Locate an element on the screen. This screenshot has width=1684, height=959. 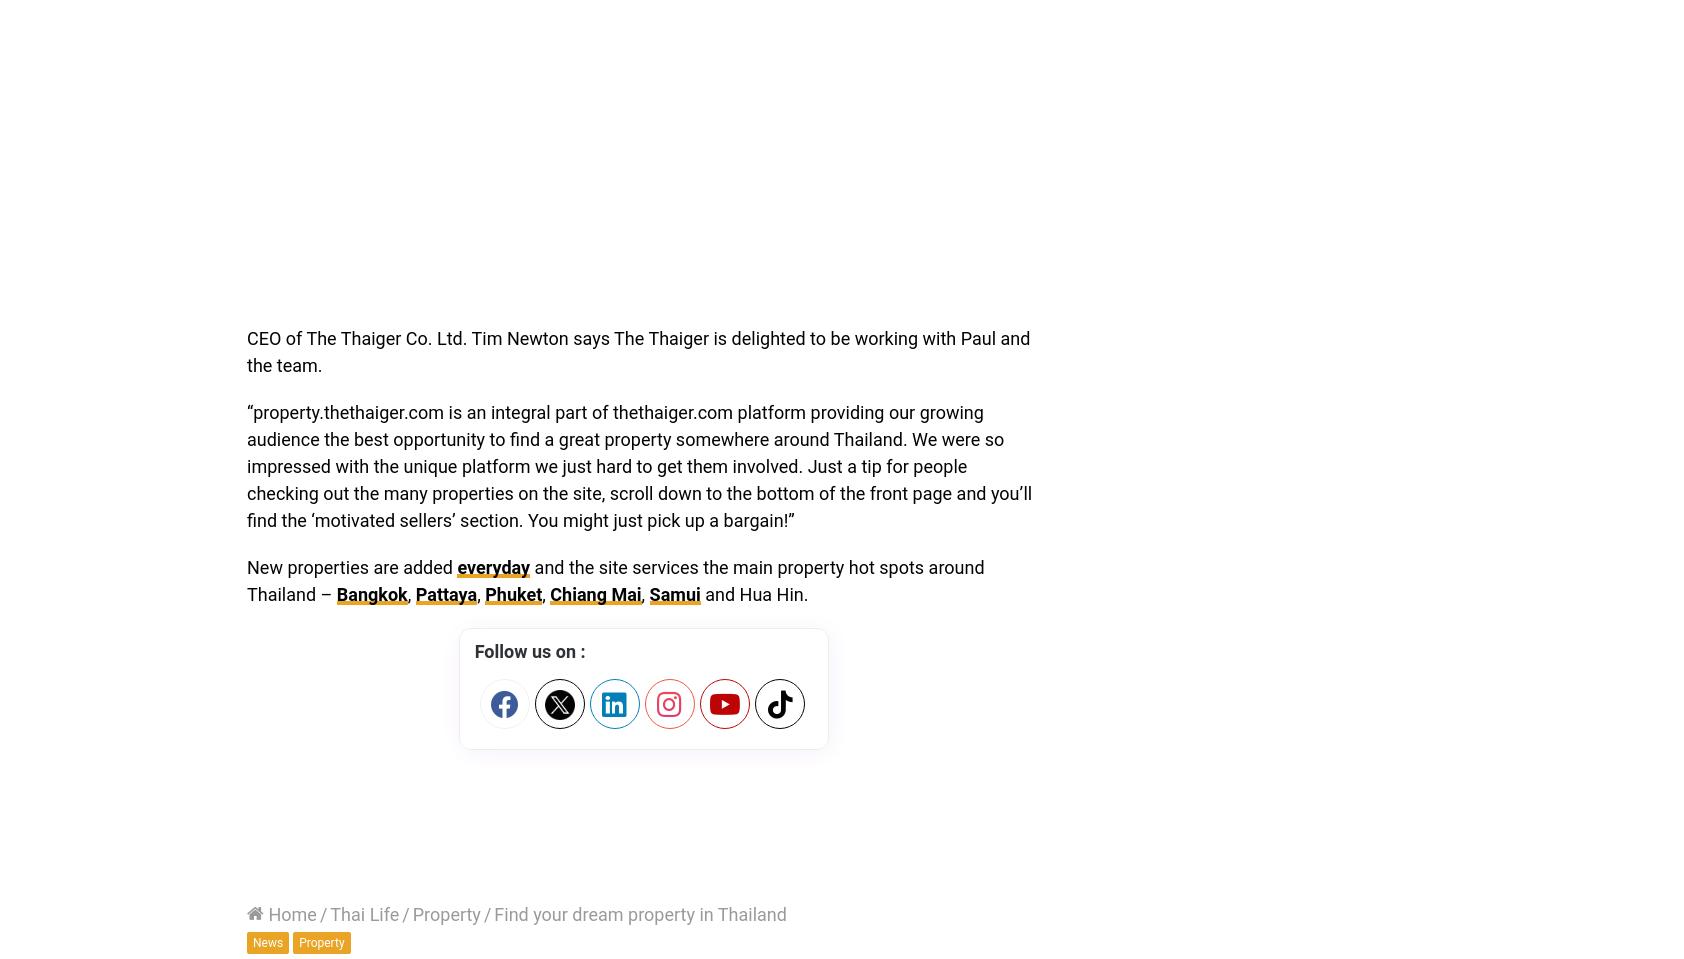
'Home' is located at coordinates (289, 913).